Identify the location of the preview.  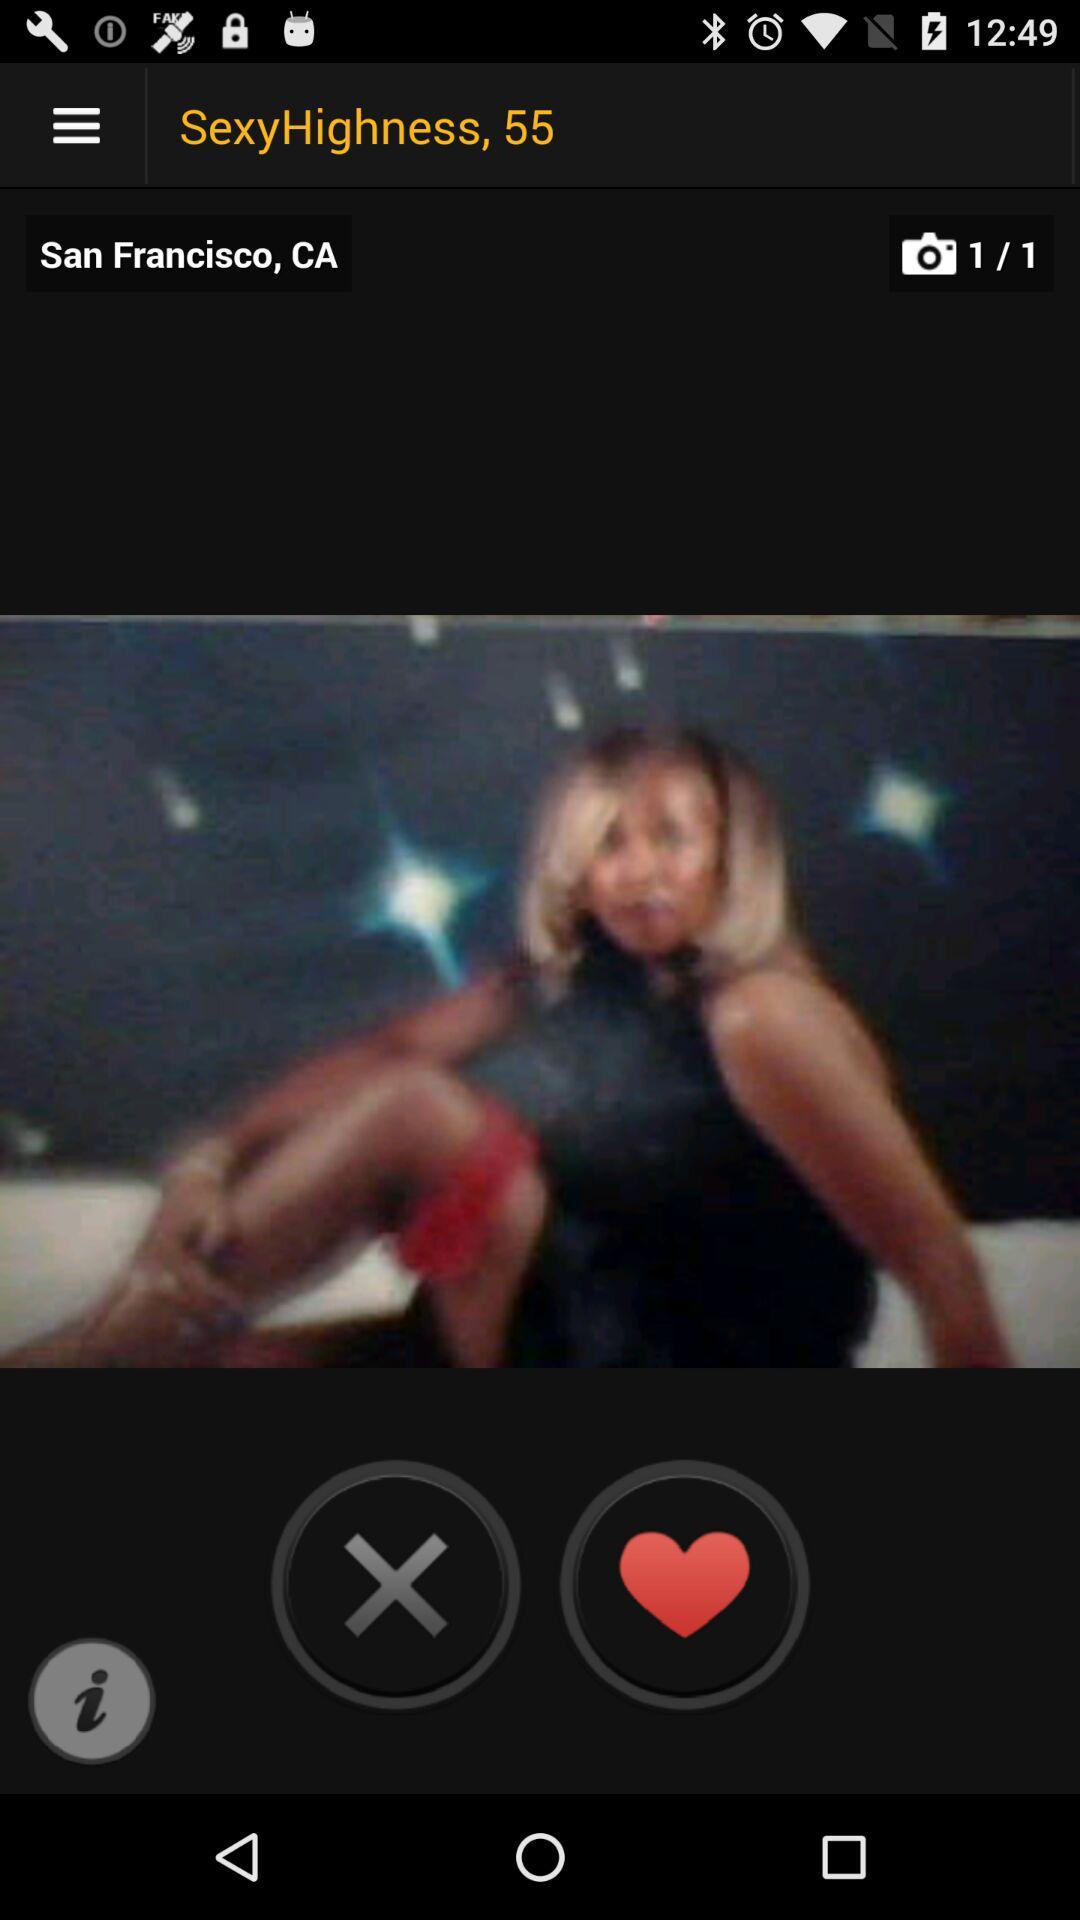
(395, 1583).